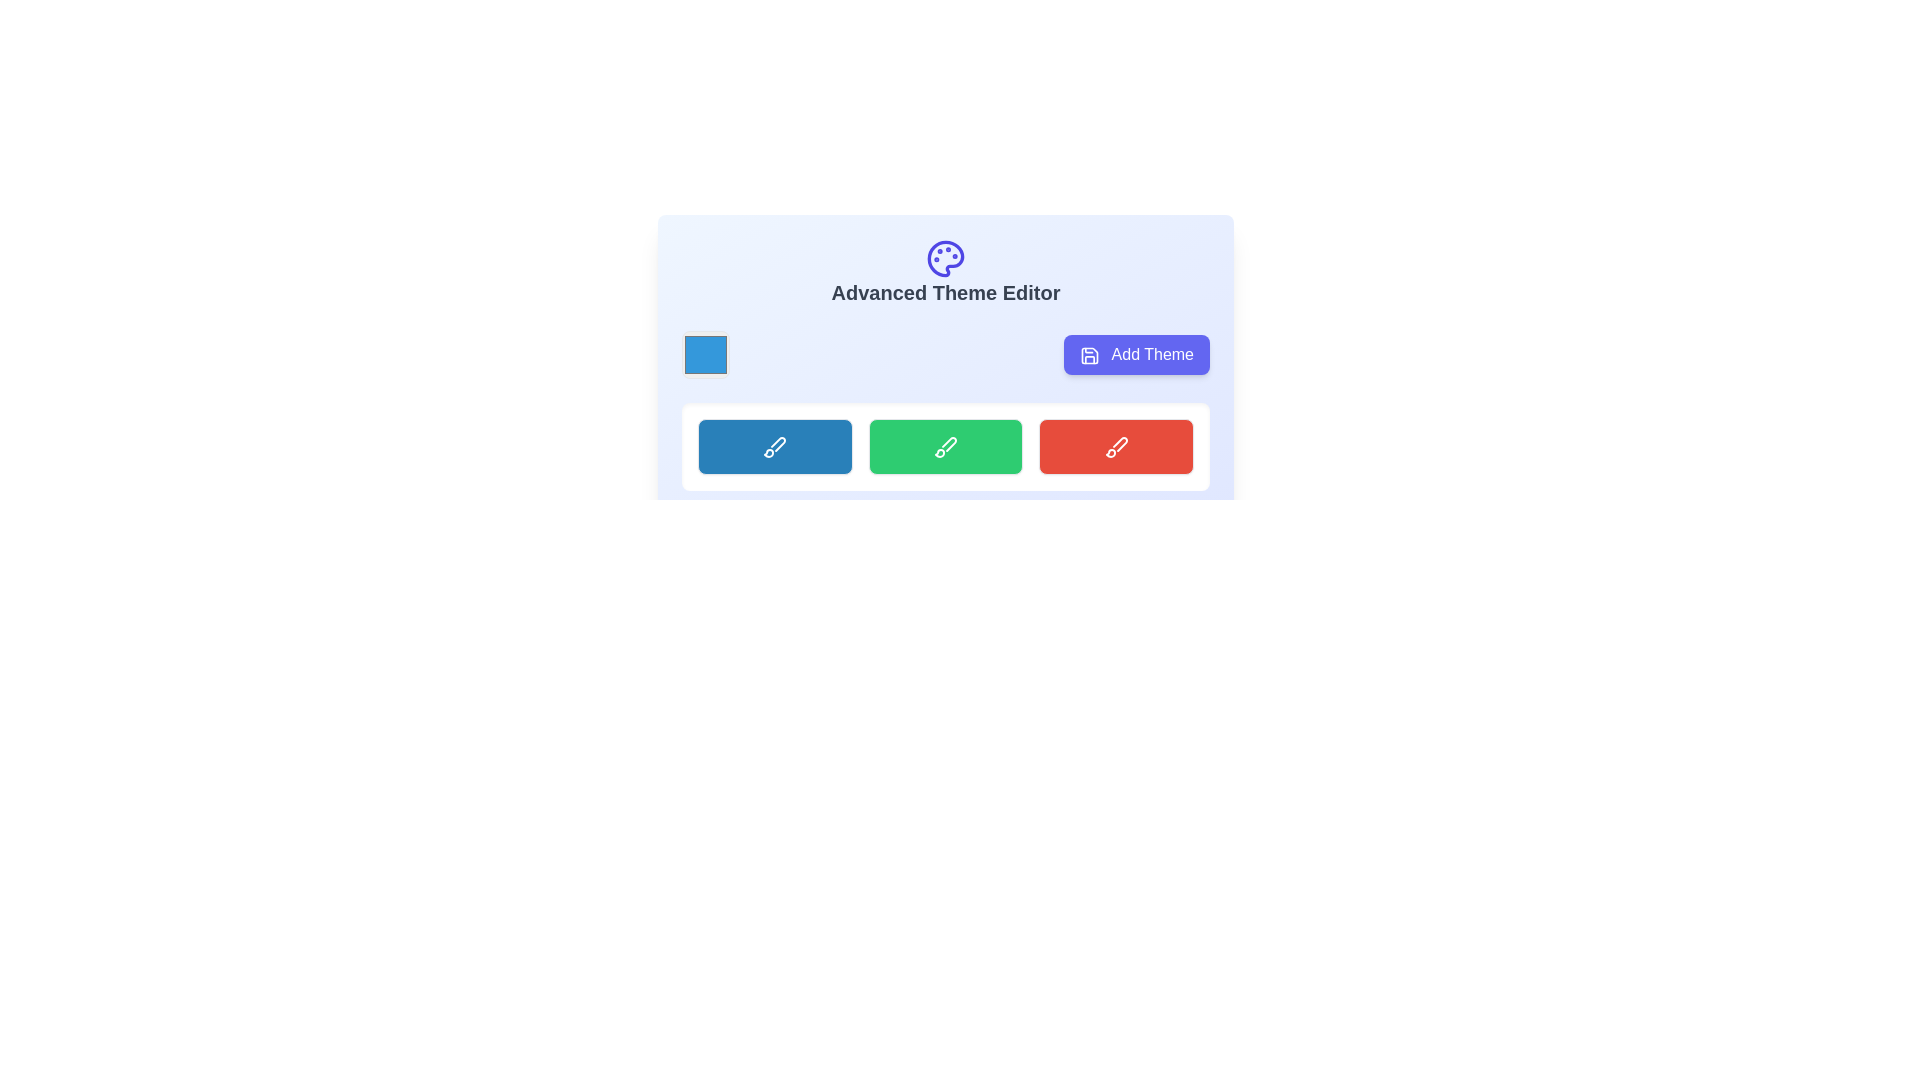 The height and width of the screenshot is (1080, 1920). I want to click on the green brush icon button in the 'Advanced Theme Editor' section that represents editing or customization, so click(948, 443).